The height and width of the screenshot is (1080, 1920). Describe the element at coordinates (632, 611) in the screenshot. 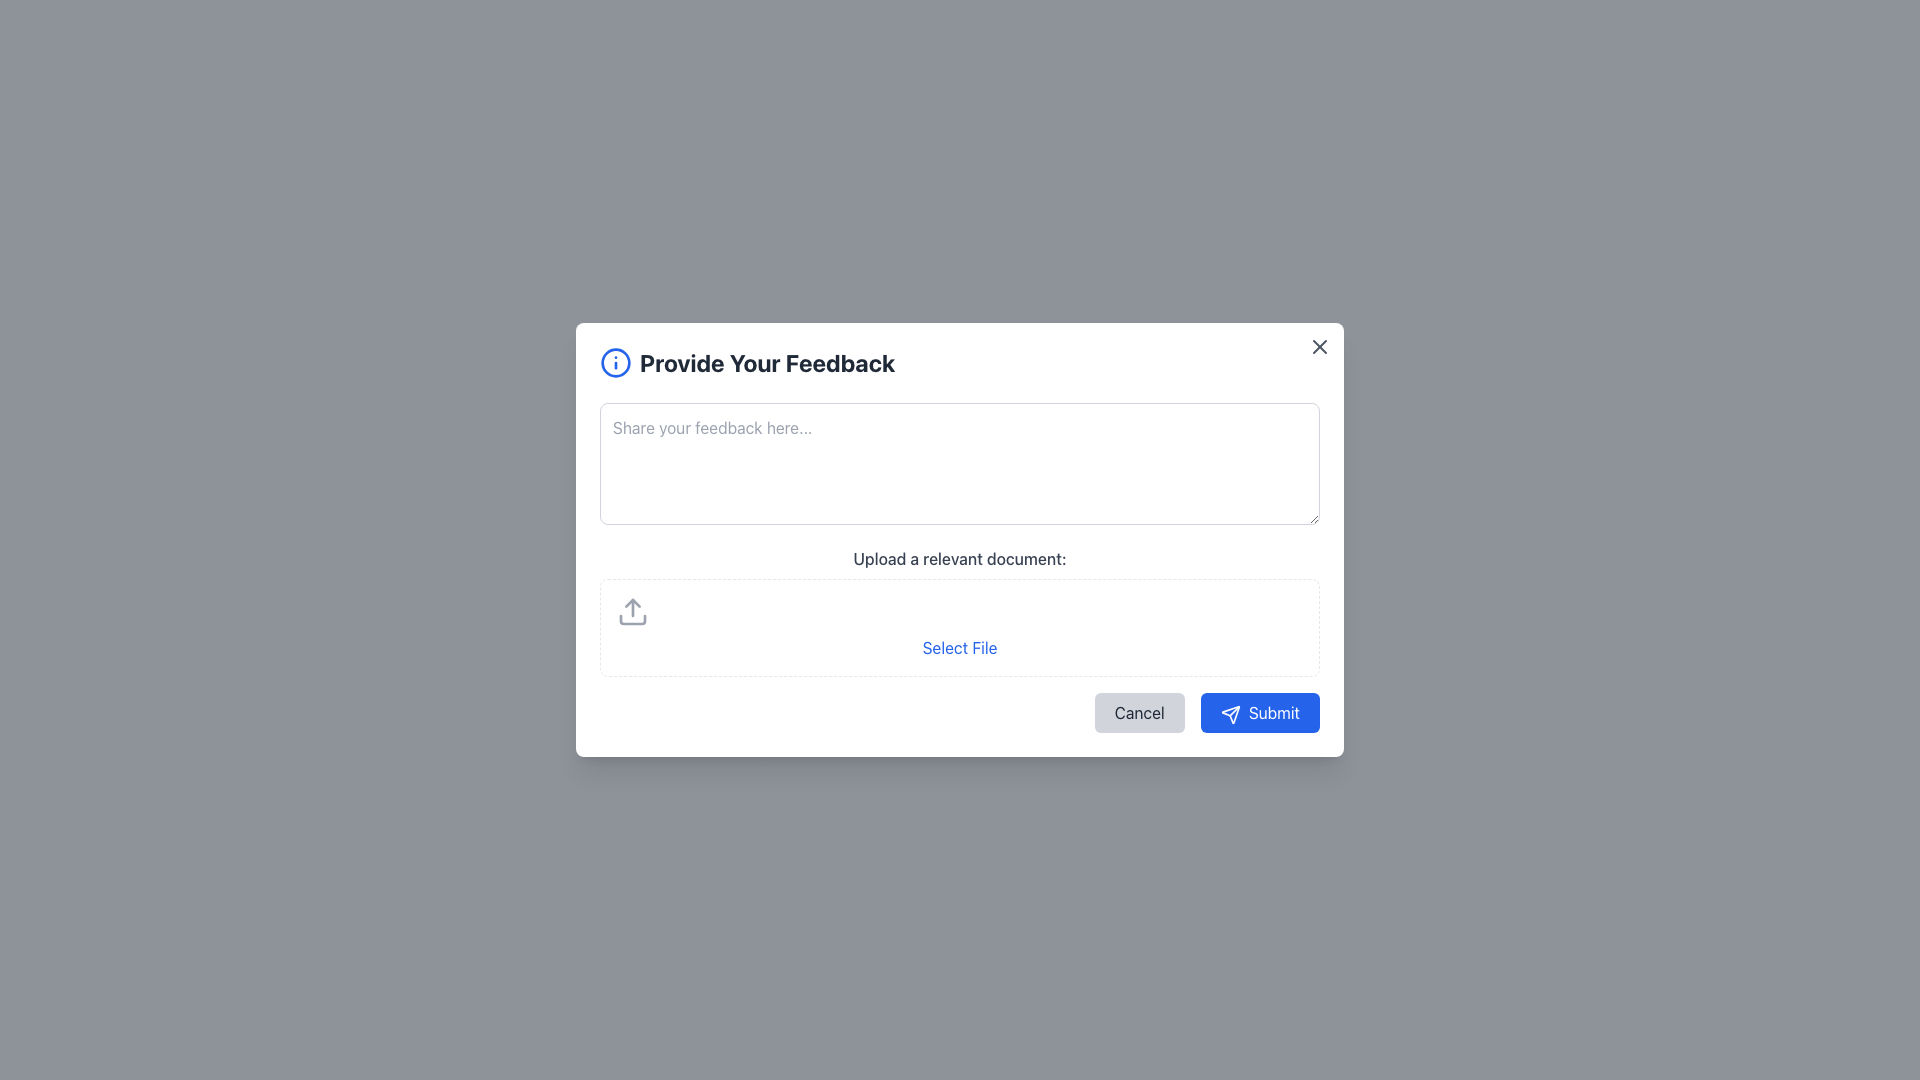

I see `the upload icon, which is a light gray graphic resembling an upload arrow, located in the 'Upload a relevant document' section, above the 'Select File' link` at that location.